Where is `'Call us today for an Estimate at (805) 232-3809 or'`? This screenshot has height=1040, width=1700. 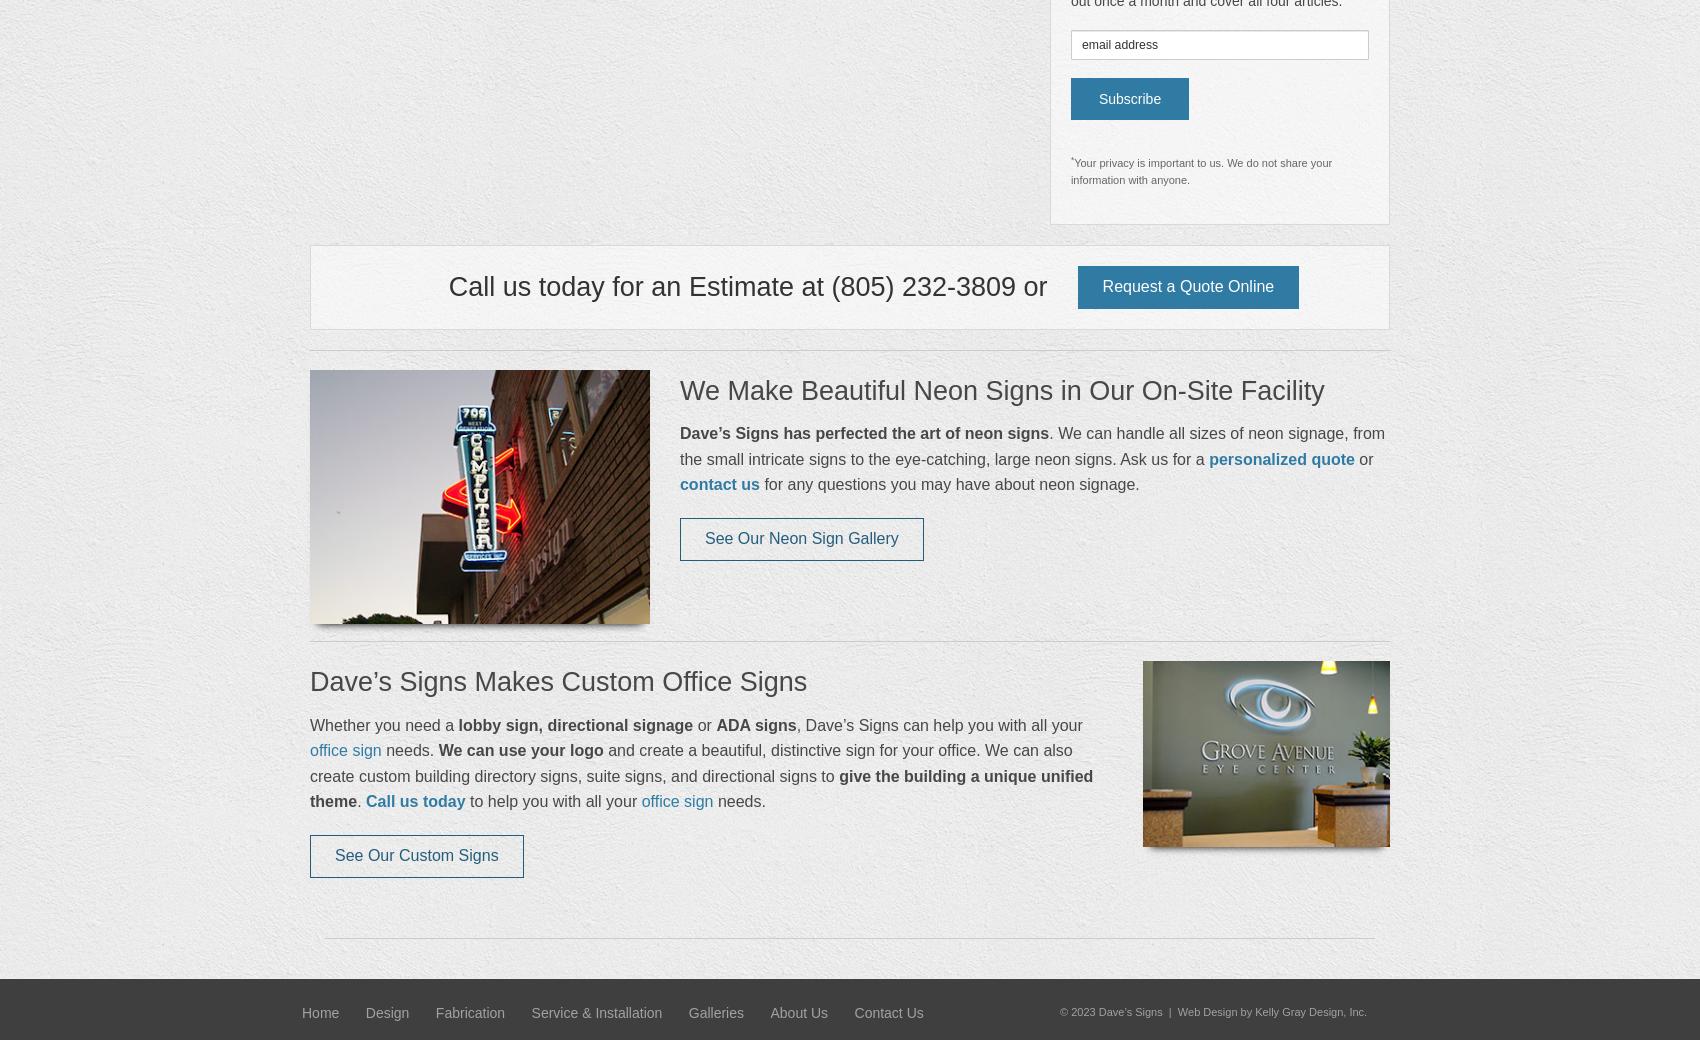
'Call us today for an Estimate at (805) 232-3809 or' is located at coordinates (746, 285).